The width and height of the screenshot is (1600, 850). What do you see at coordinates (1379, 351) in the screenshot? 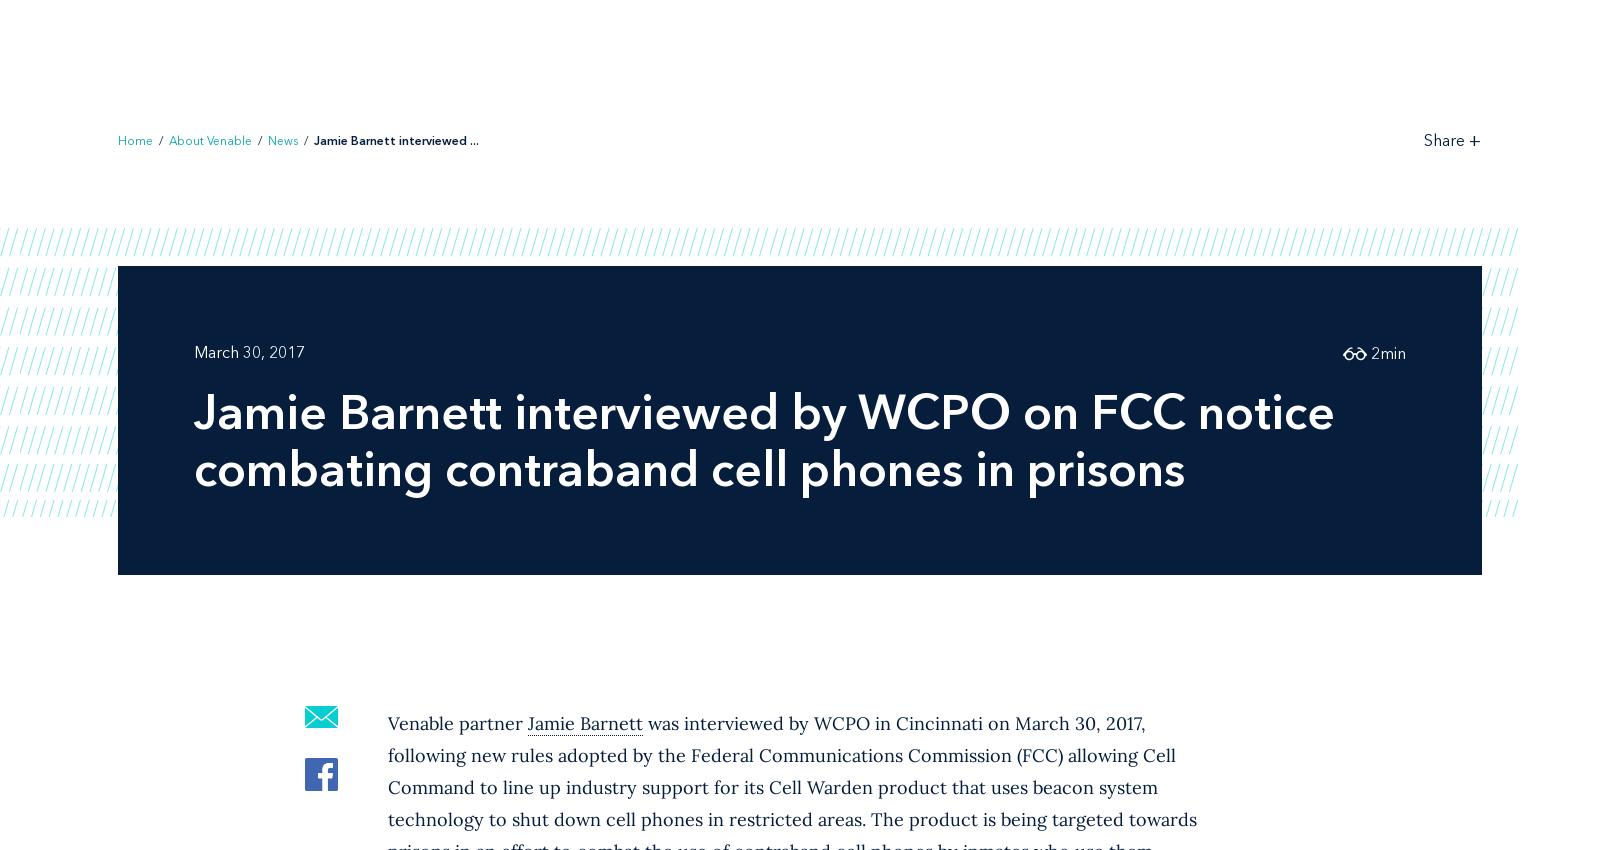
I see `'min'` at bounding box center [1379, 351].